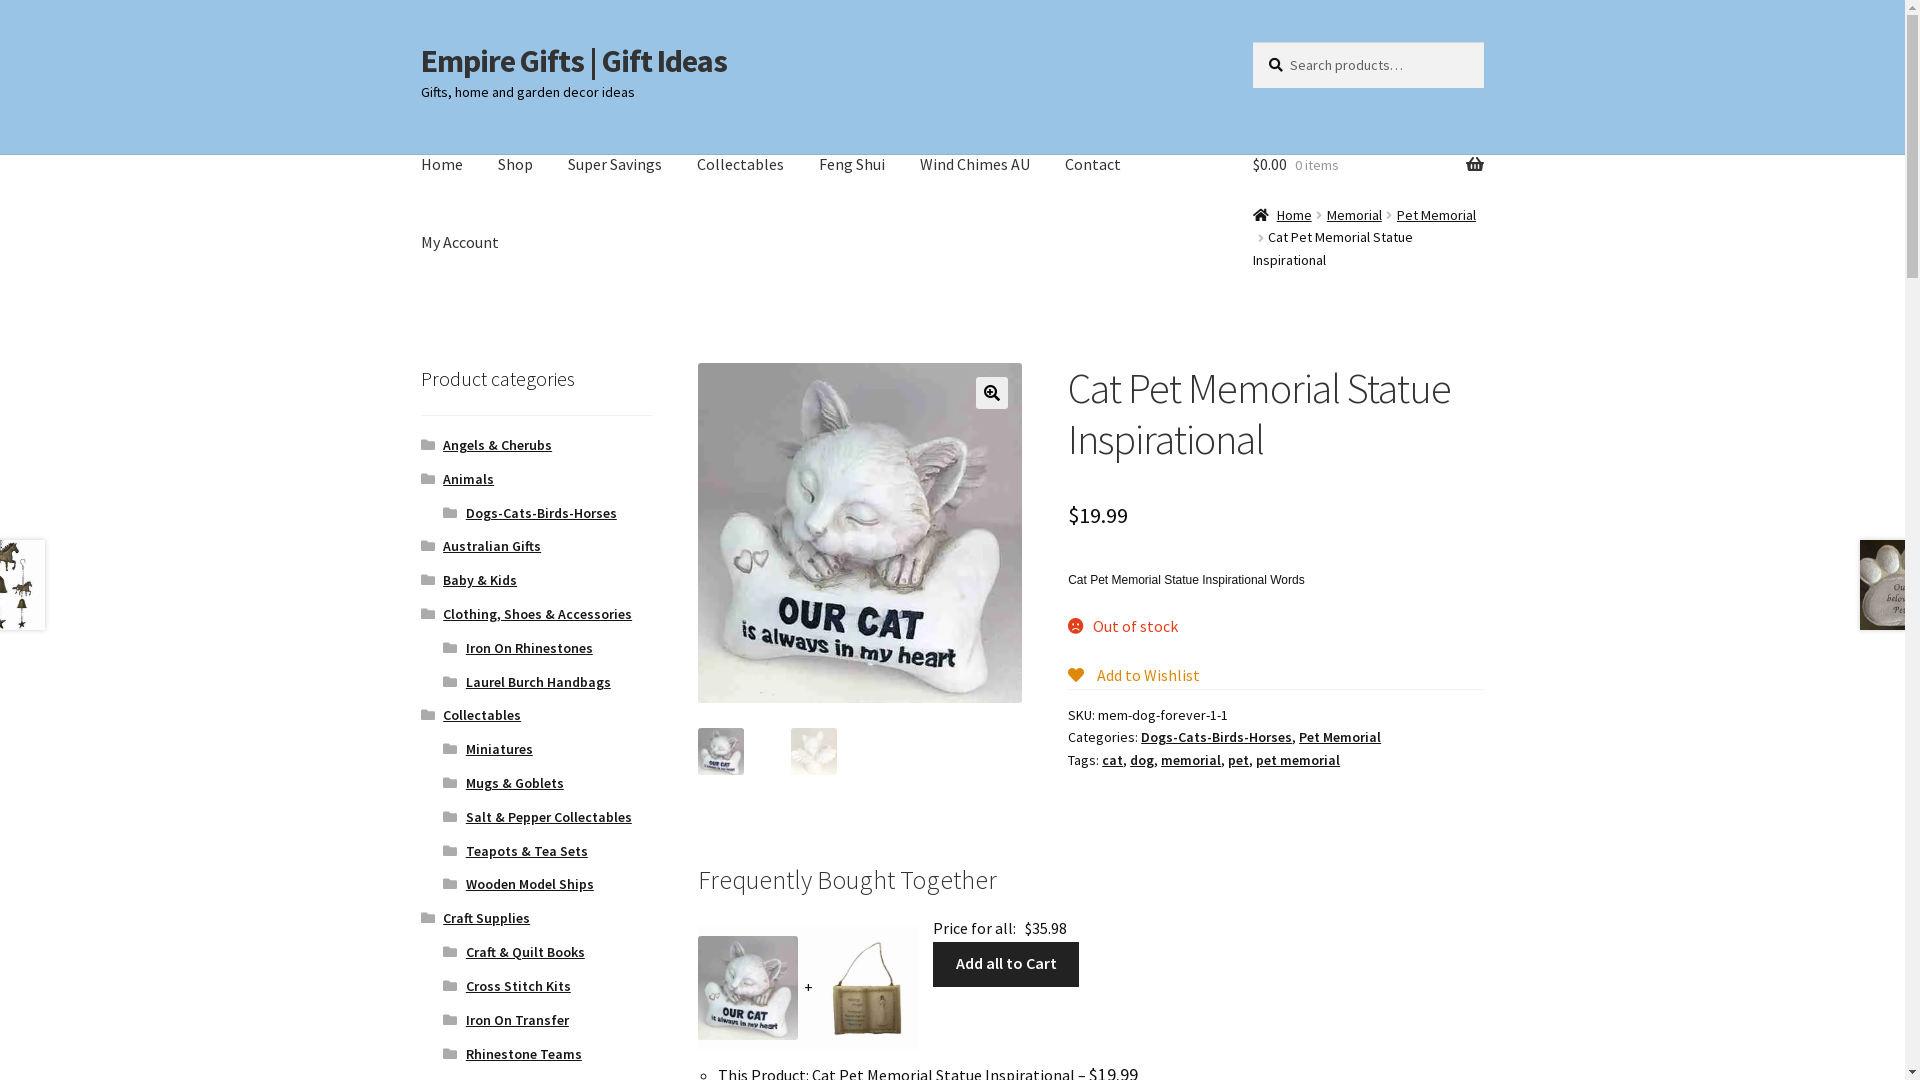 The image size is (1920, 1080). Describe the element at coordinates (1092, 164) in the screenshot. I see `'Contact'` at that location.